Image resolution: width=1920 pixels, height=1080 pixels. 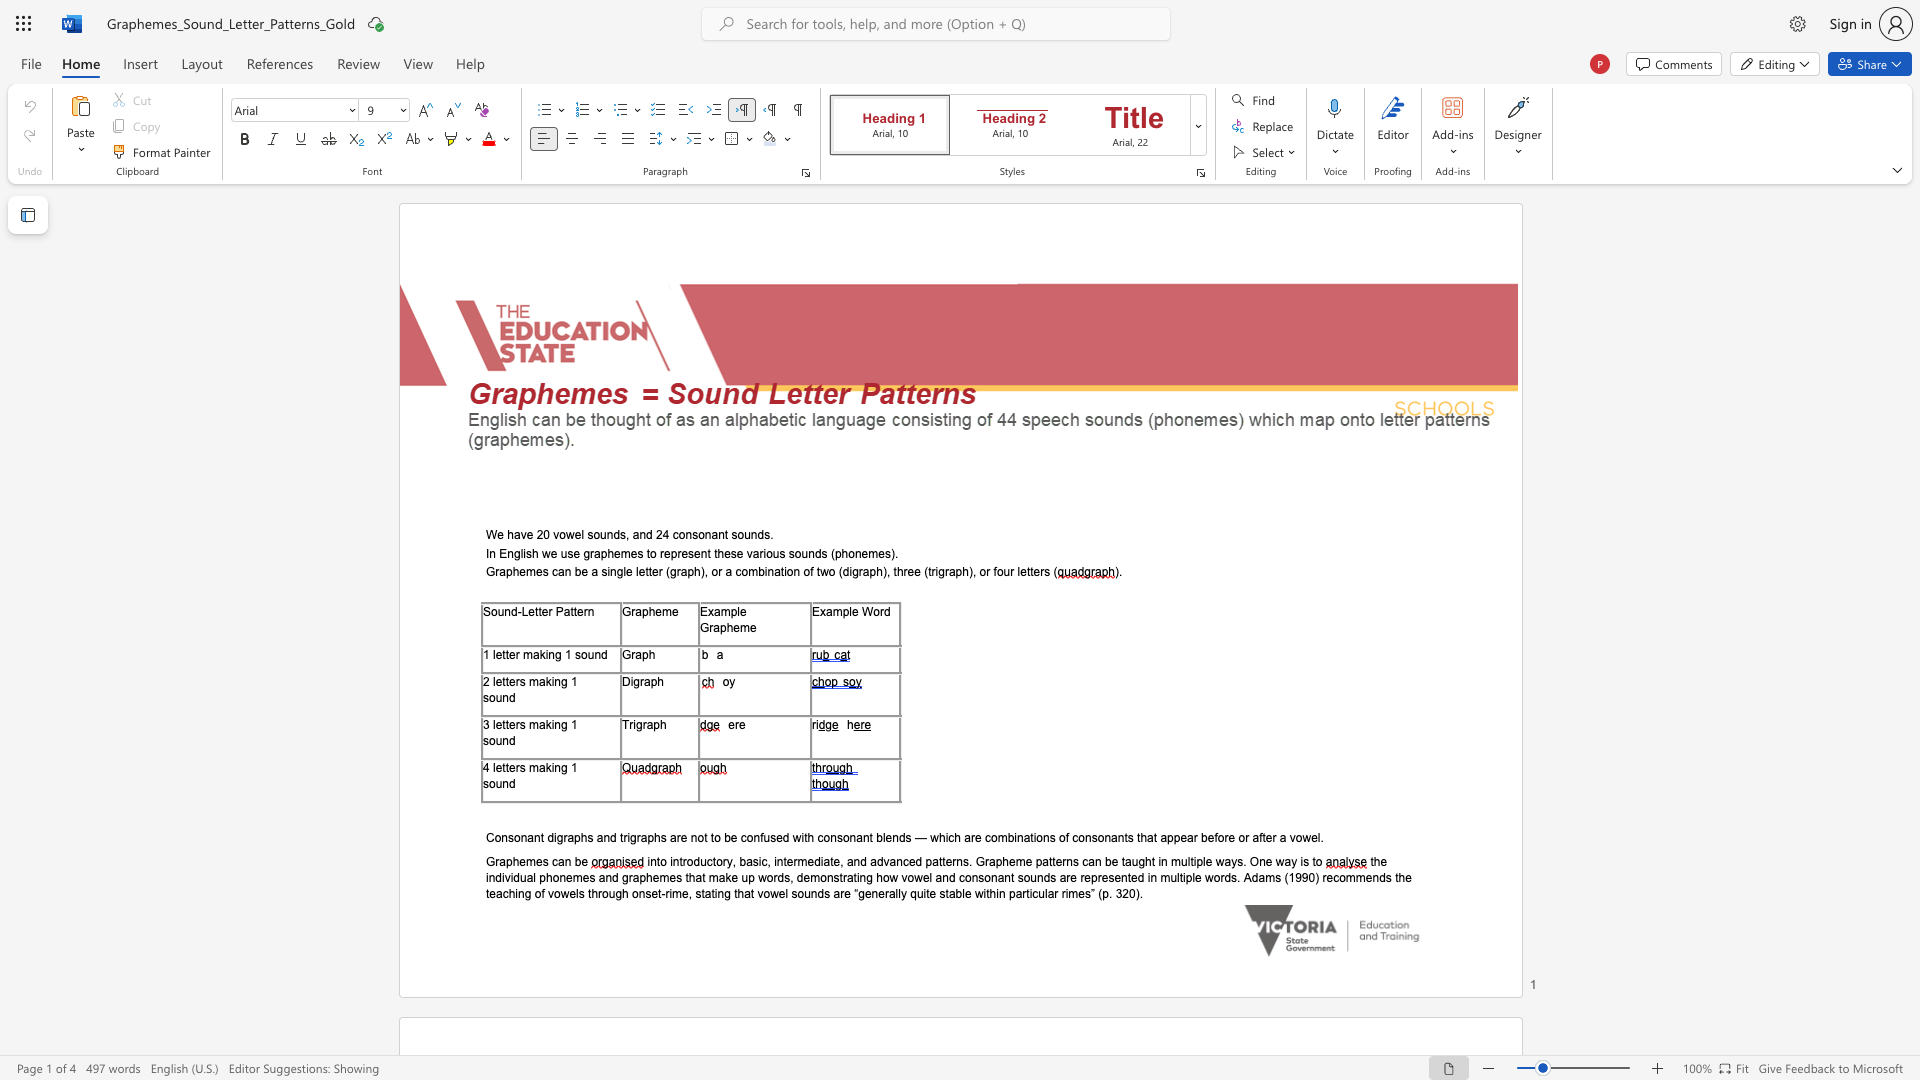 What do you see at coordinates (670, 837) in the screenshot?
I see `the subset text "are not to be confused with consonant blends — which are combination" within the text "Consonant digraphs and trigraphs are not to be confused with consonant blends — which are combinations of consonants that appear before or after a vowel"` at bounding box center [670, 837].